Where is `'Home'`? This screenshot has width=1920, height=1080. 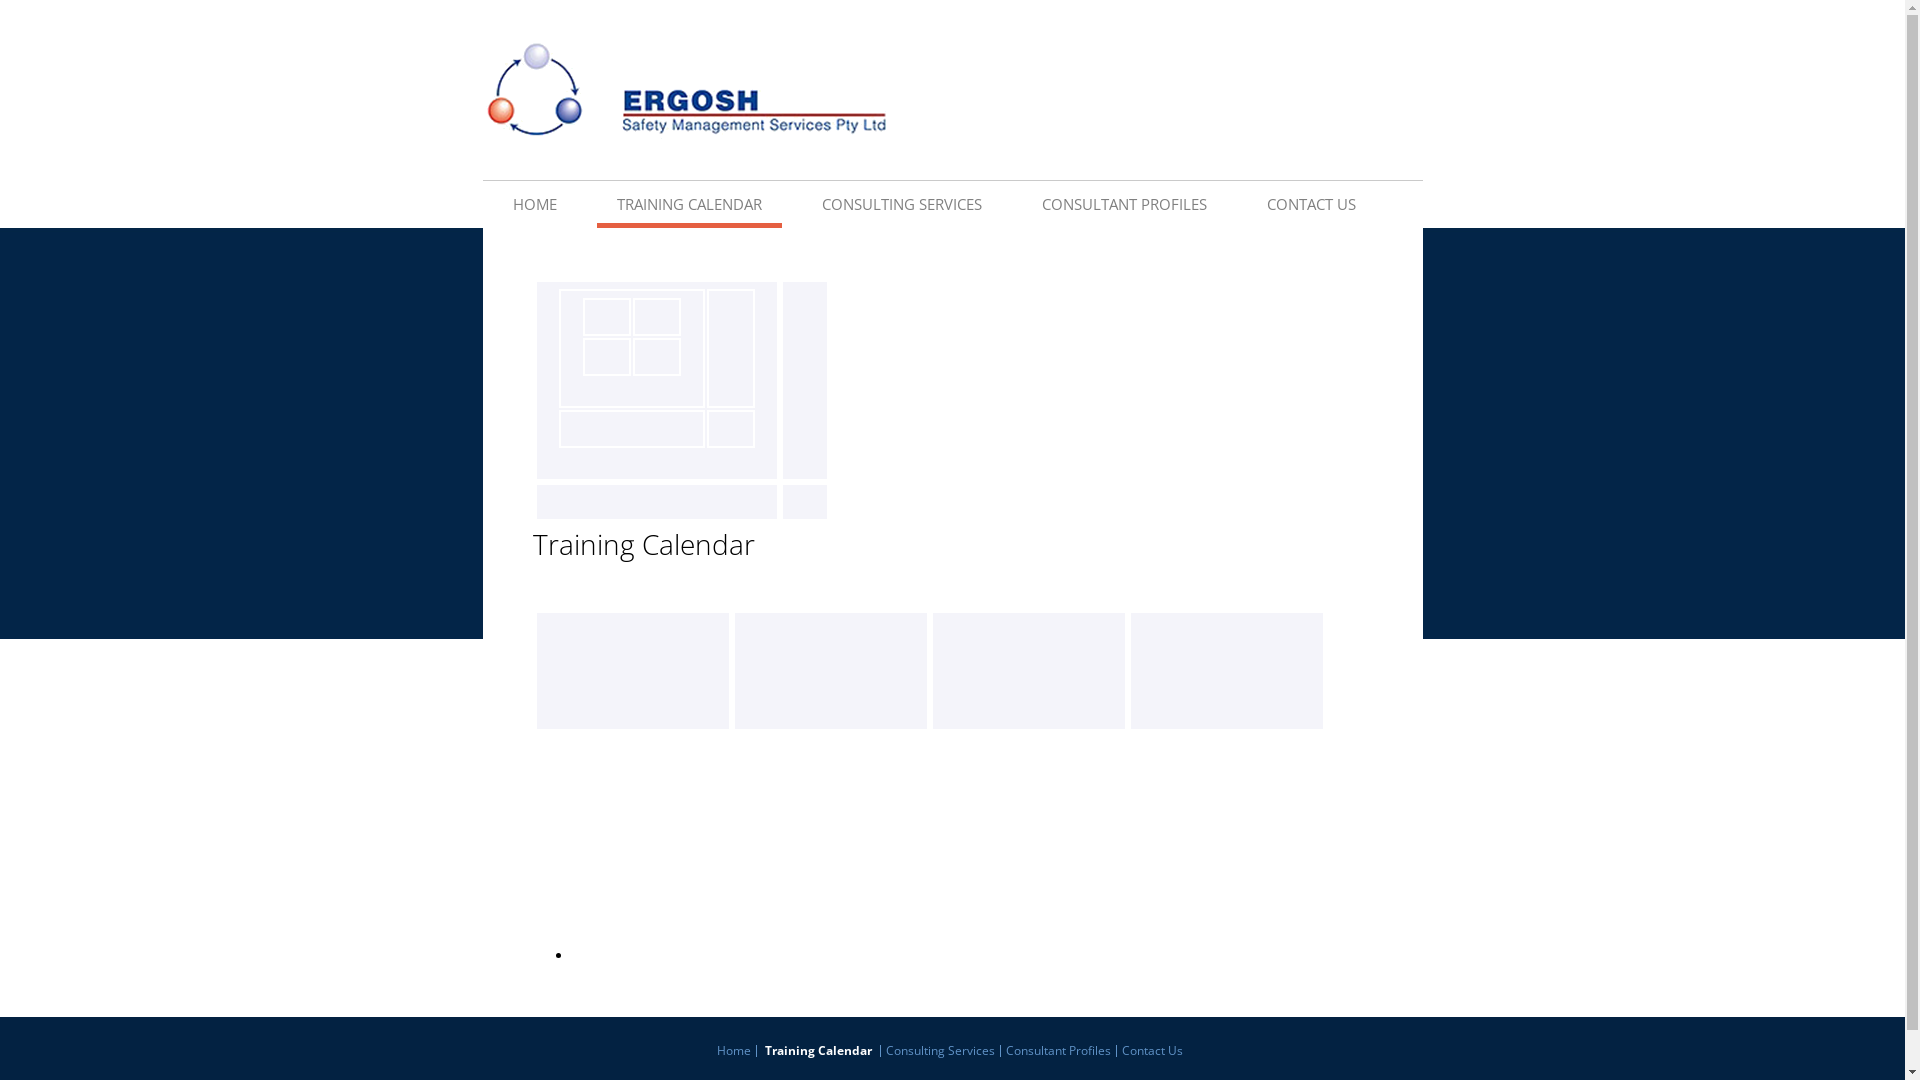 'Home' is located at coordinates (736, 1049).